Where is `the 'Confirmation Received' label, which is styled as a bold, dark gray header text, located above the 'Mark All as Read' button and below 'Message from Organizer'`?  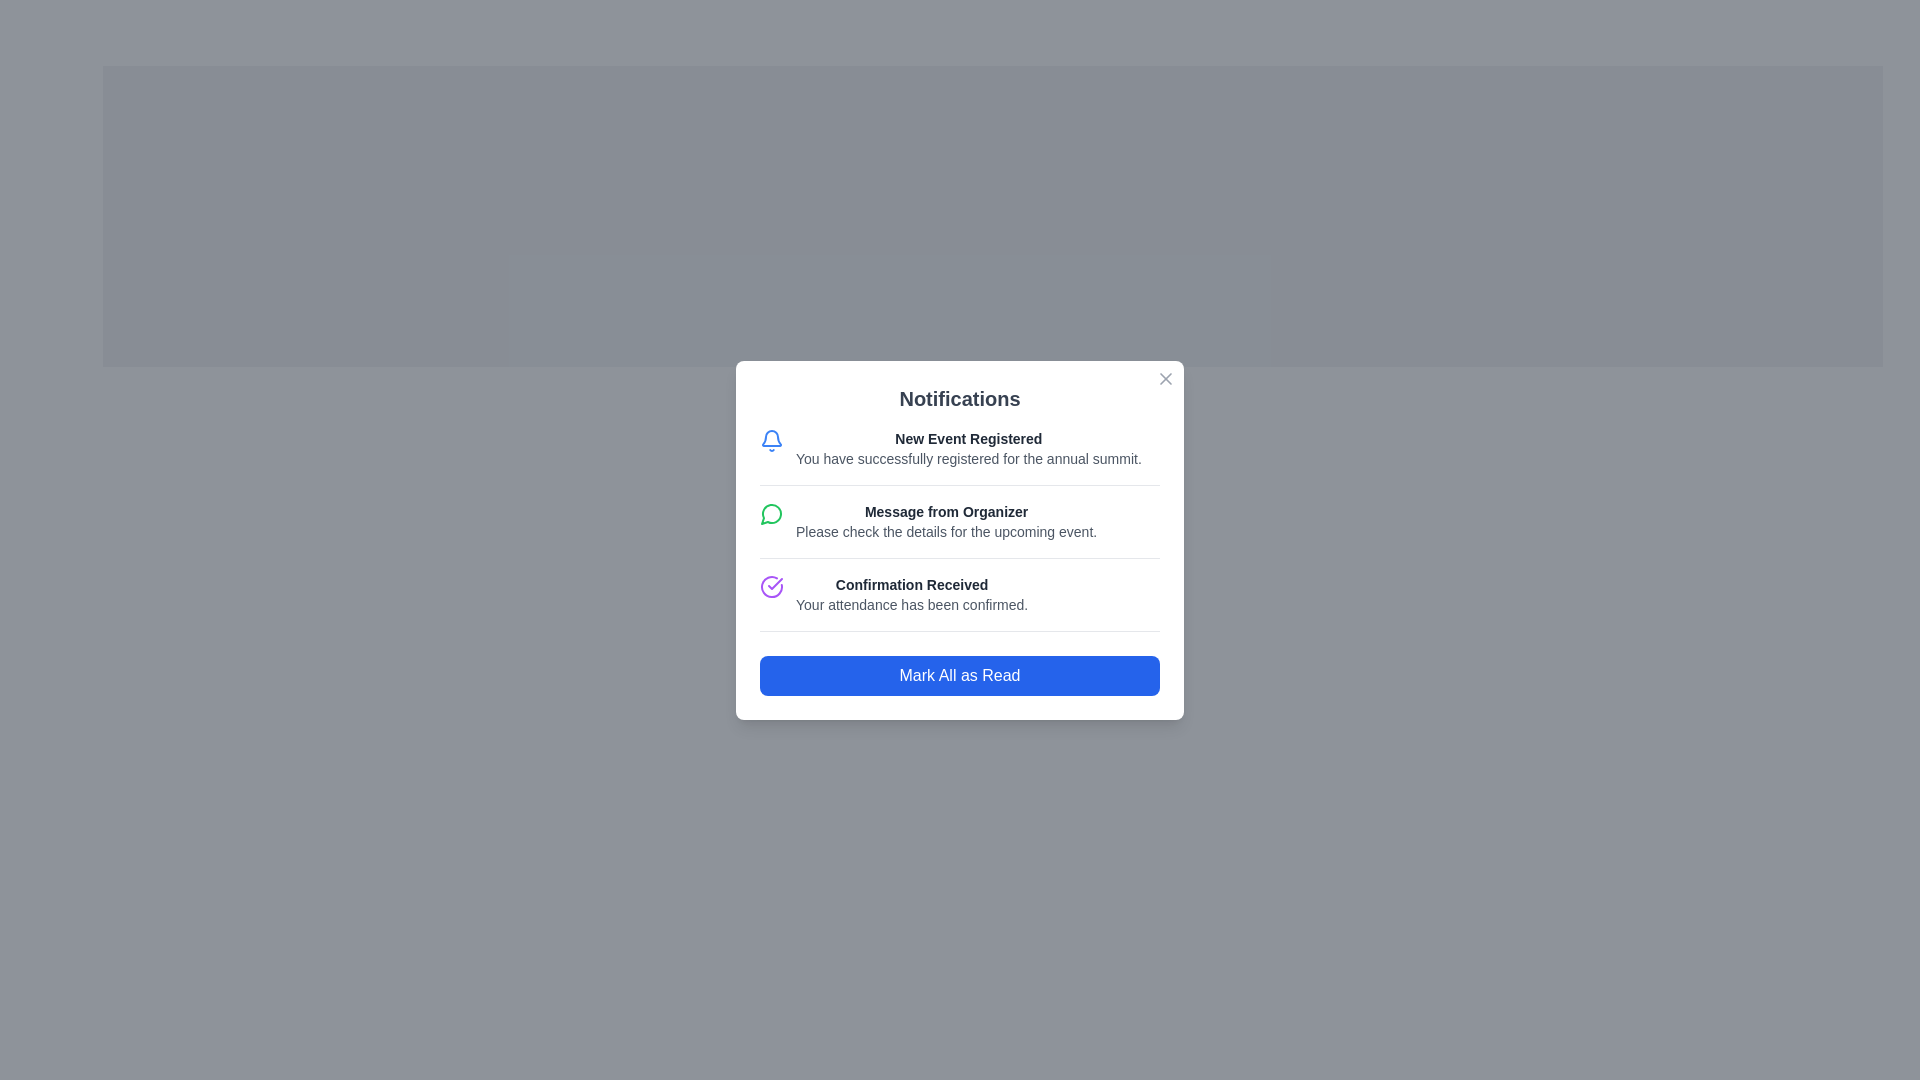 the 'Confirmation Received' label, which is styled as a bold, dark gray header text, located above the 'Mark All as Read' button and below 'Message from Organizer' is located at coordinates (911, 584).